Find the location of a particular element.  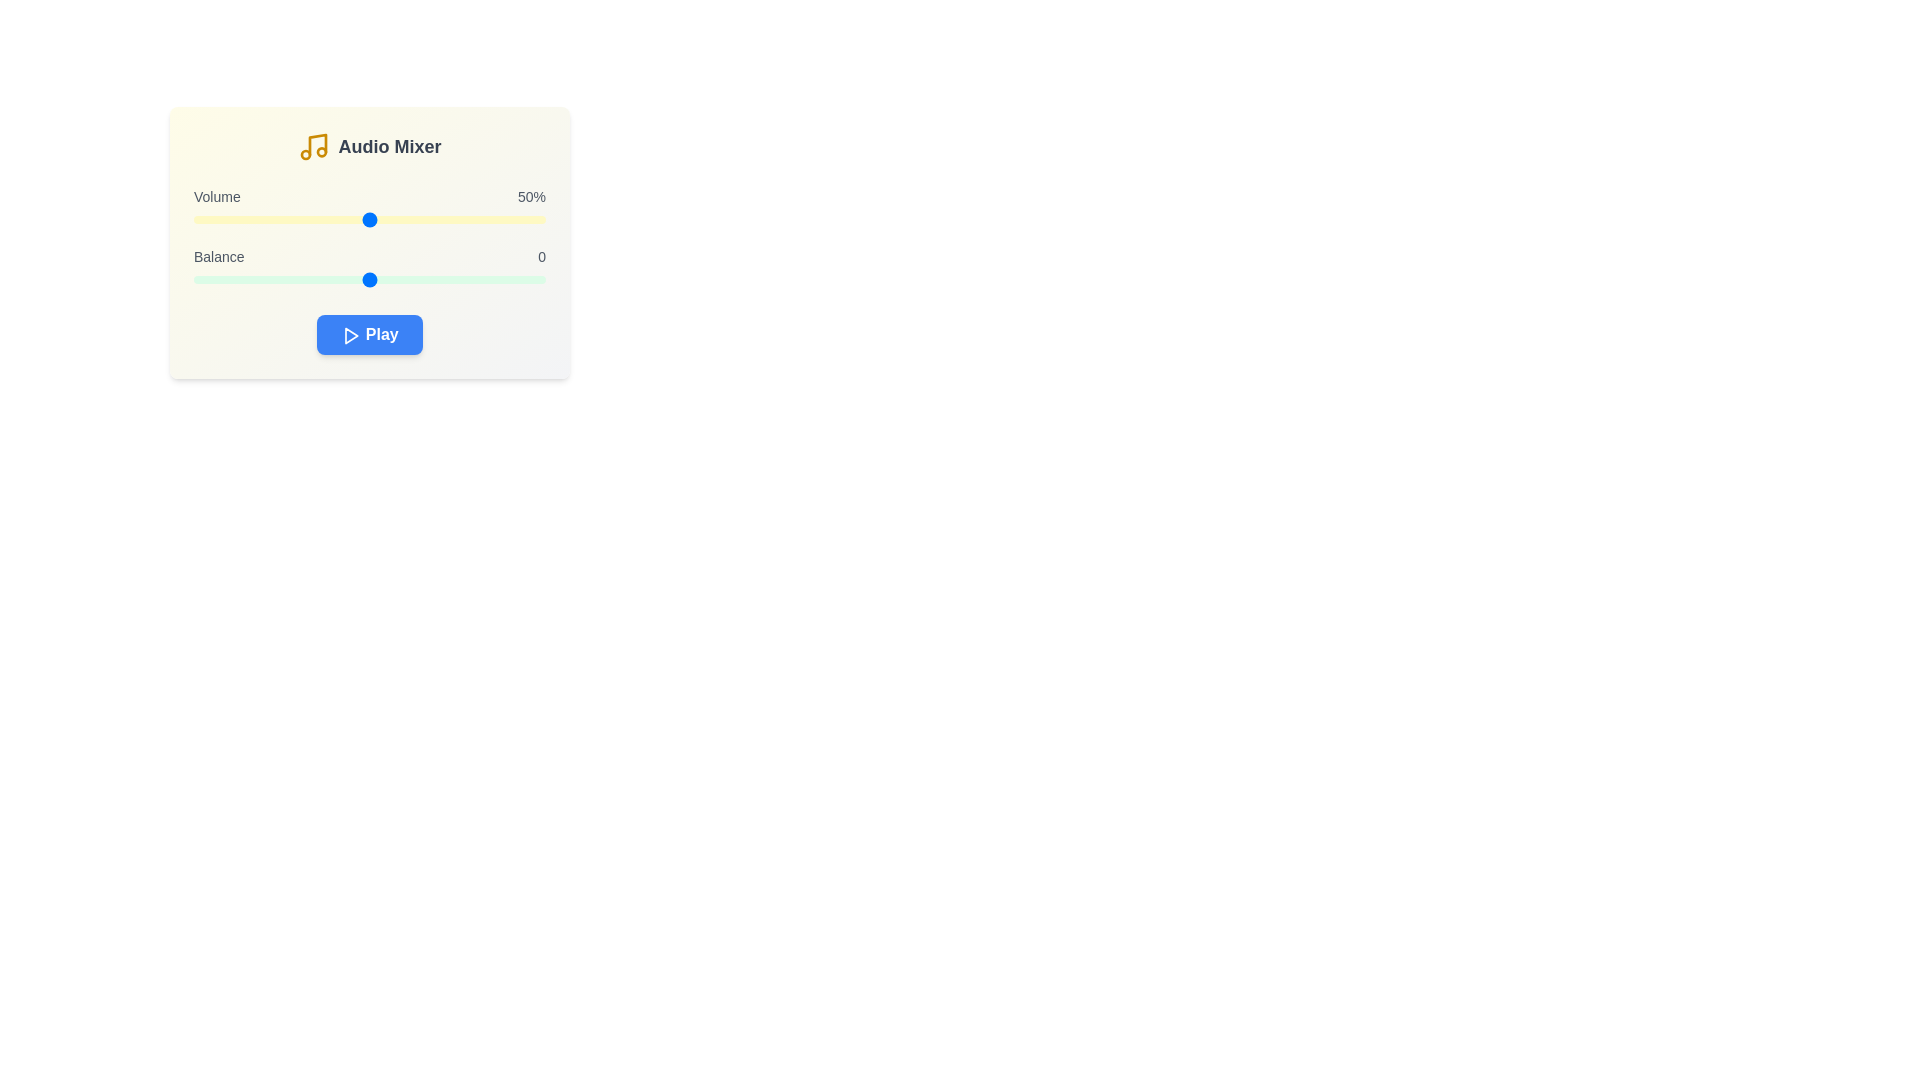

on the 'Play' icon located inside the blue rectangular button at the lower central part of the audio control card interface is located at coordinates (351, 334).